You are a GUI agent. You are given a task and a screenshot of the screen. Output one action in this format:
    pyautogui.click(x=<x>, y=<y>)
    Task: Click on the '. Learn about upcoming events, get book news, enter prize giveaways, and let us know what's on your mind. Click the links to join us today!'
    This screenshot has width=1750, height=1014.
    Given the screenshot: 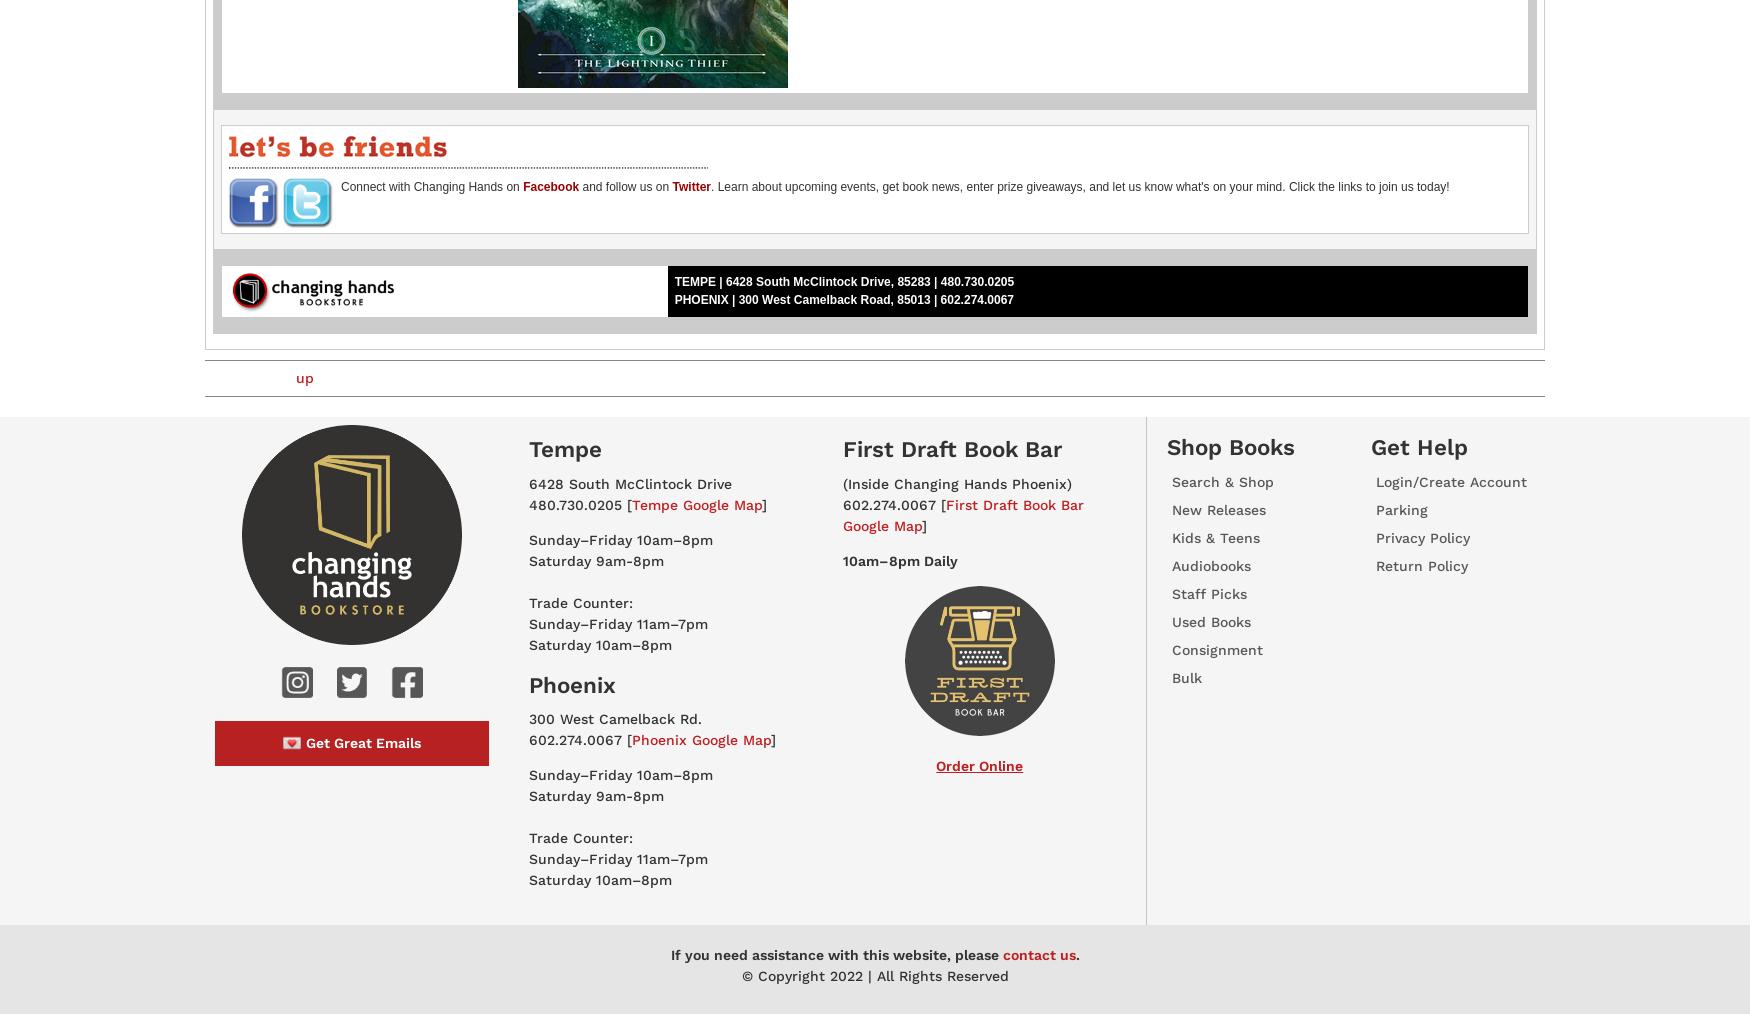 What is the action you would take?
    pyautogui.click(x=1079, y=184)
    